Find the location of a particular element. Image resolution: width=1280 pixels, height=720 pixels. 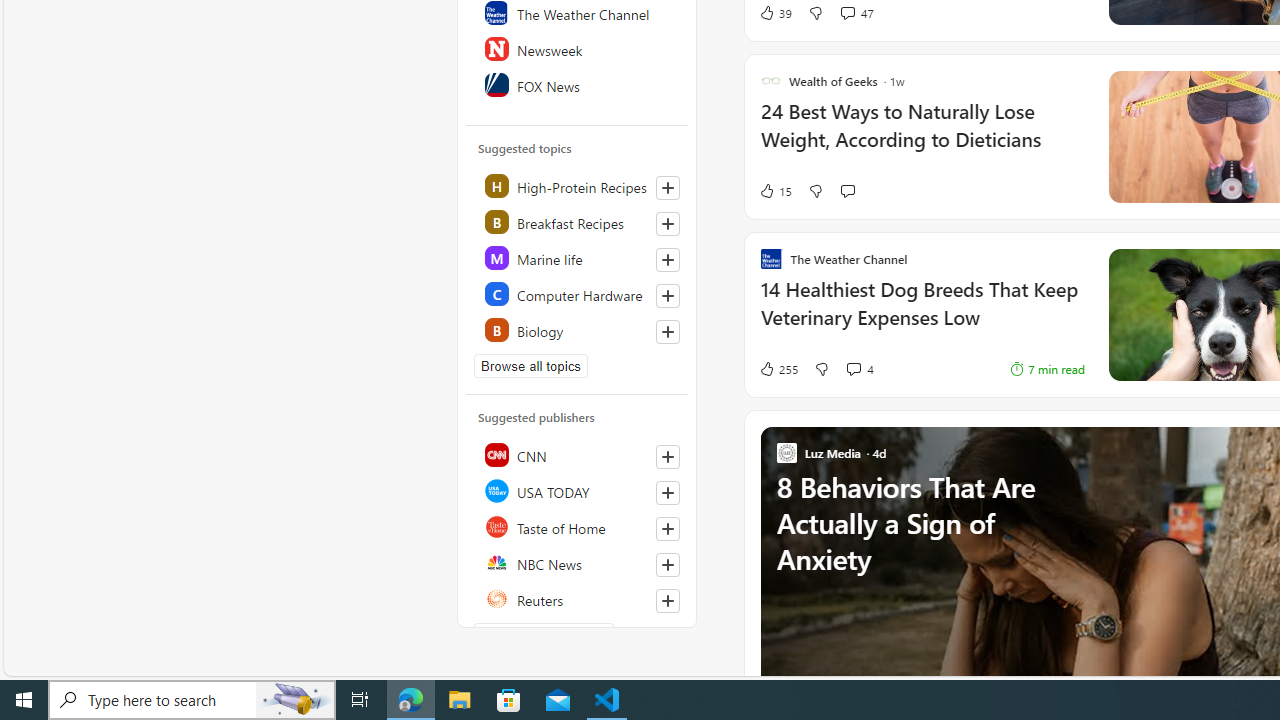

'CNN' is located at coordinates (577, 455).